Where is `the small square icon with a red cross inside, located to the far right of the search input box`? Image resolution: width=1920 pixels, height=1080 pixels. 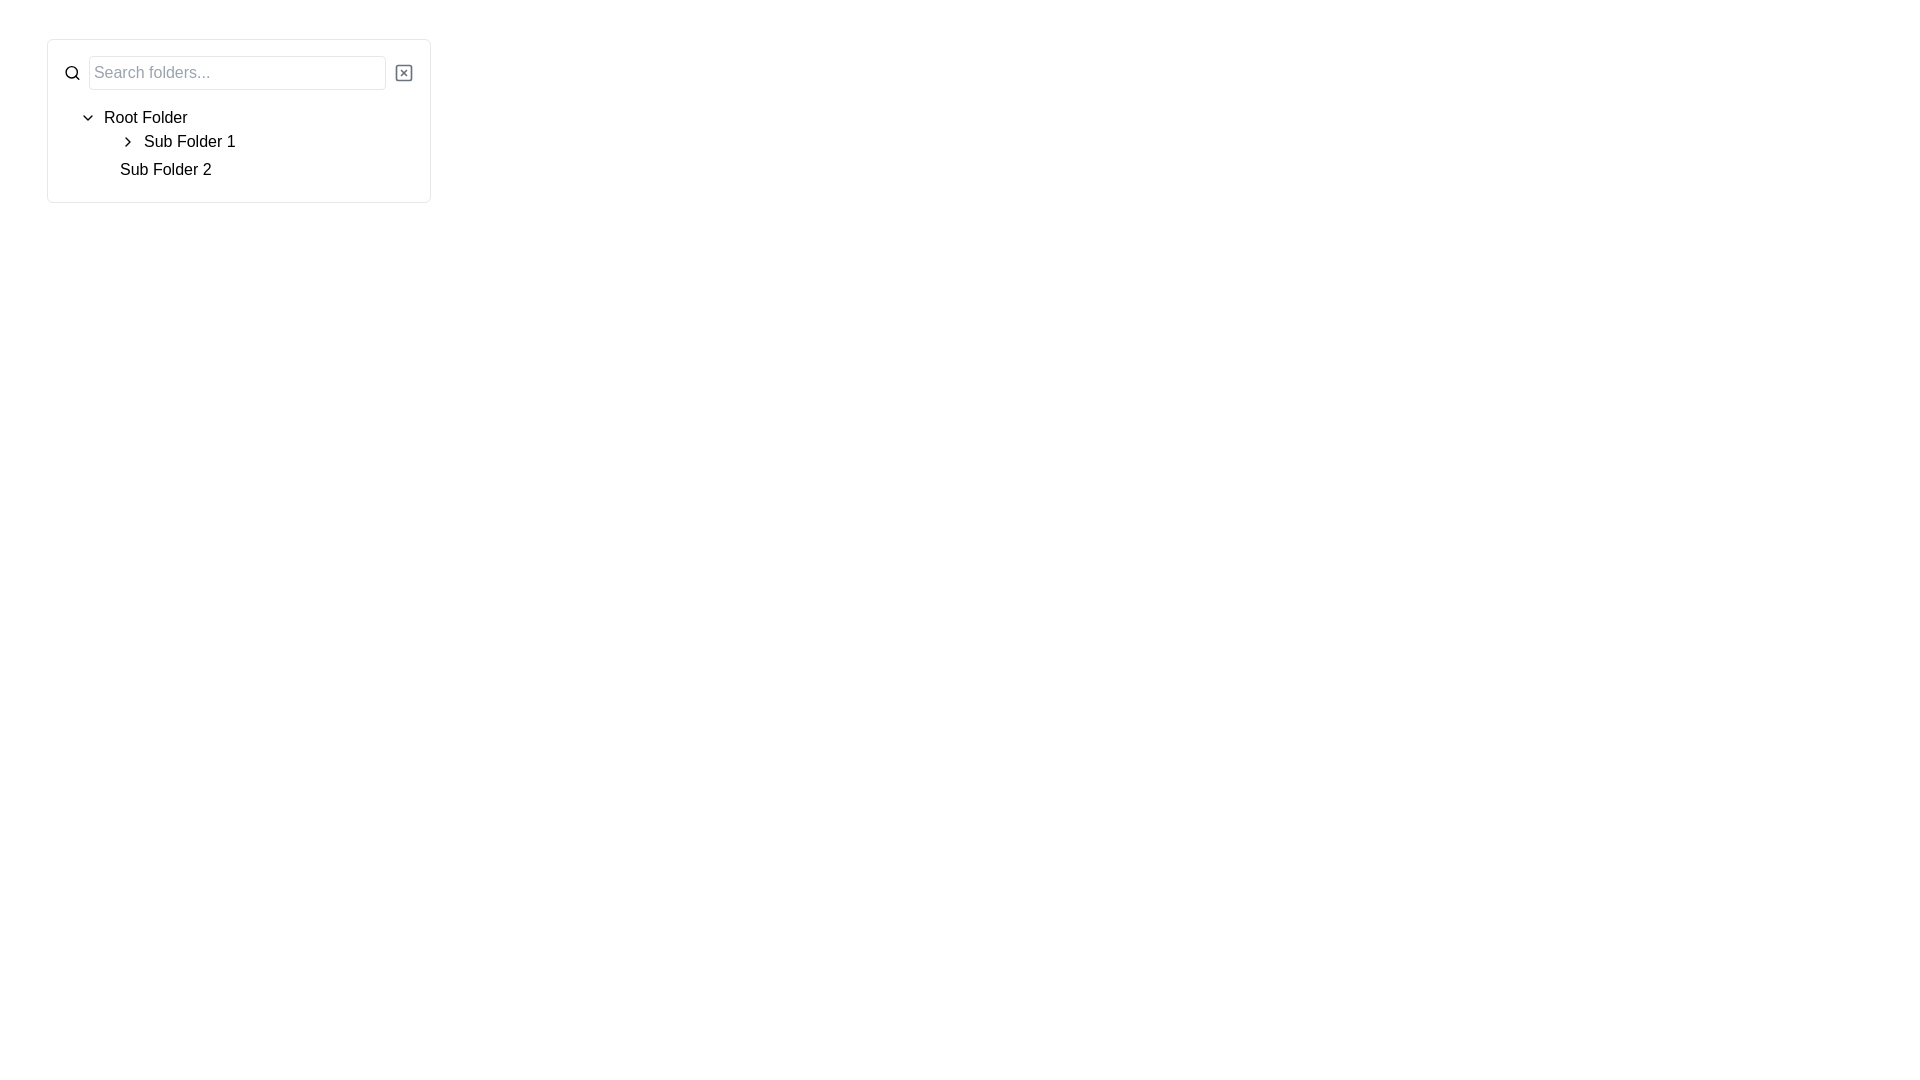
the small square icon with a red cross inside, located to the far right of the search input box is located at coordinates (402, 72).